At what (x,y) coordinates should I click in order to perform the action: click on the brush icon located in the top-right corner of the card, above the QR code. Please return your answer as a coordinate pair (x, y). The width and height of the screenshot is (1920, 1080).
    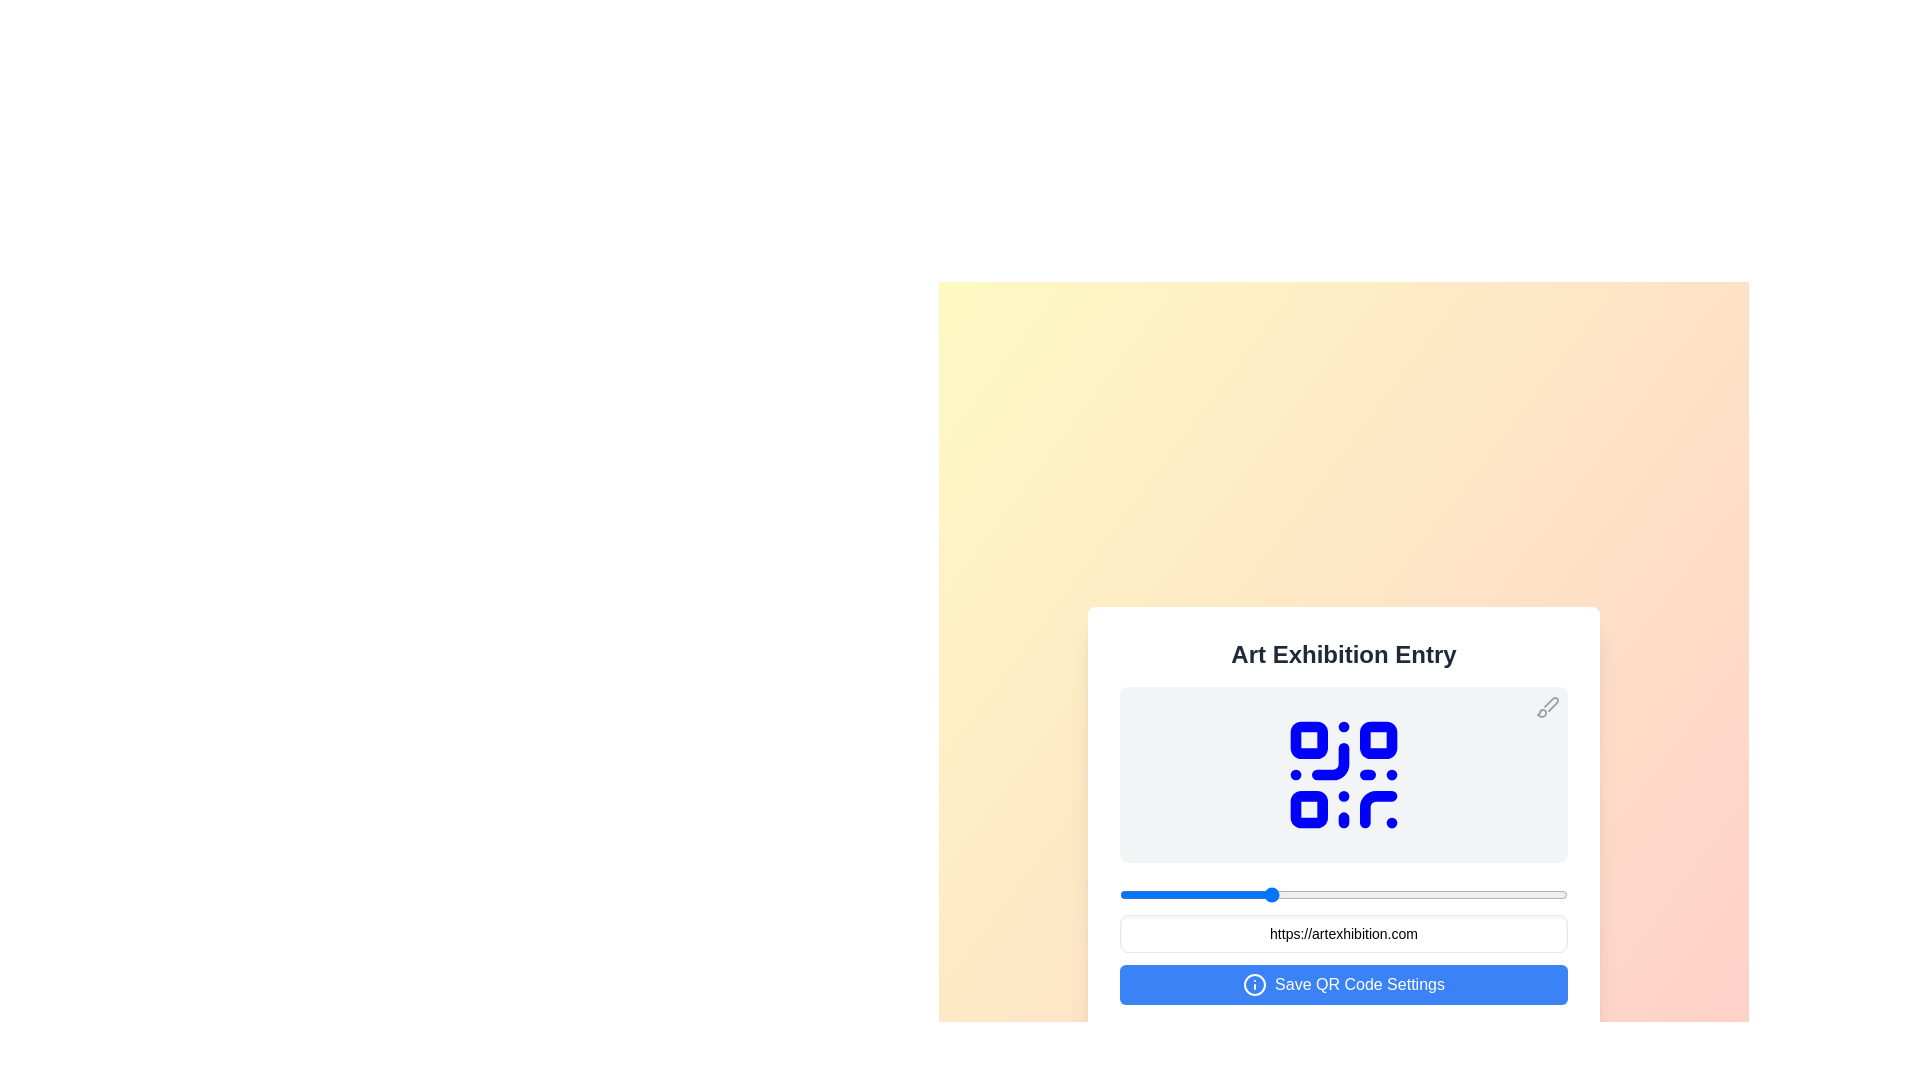
    Looking at the image, I should click on (1547, 705).